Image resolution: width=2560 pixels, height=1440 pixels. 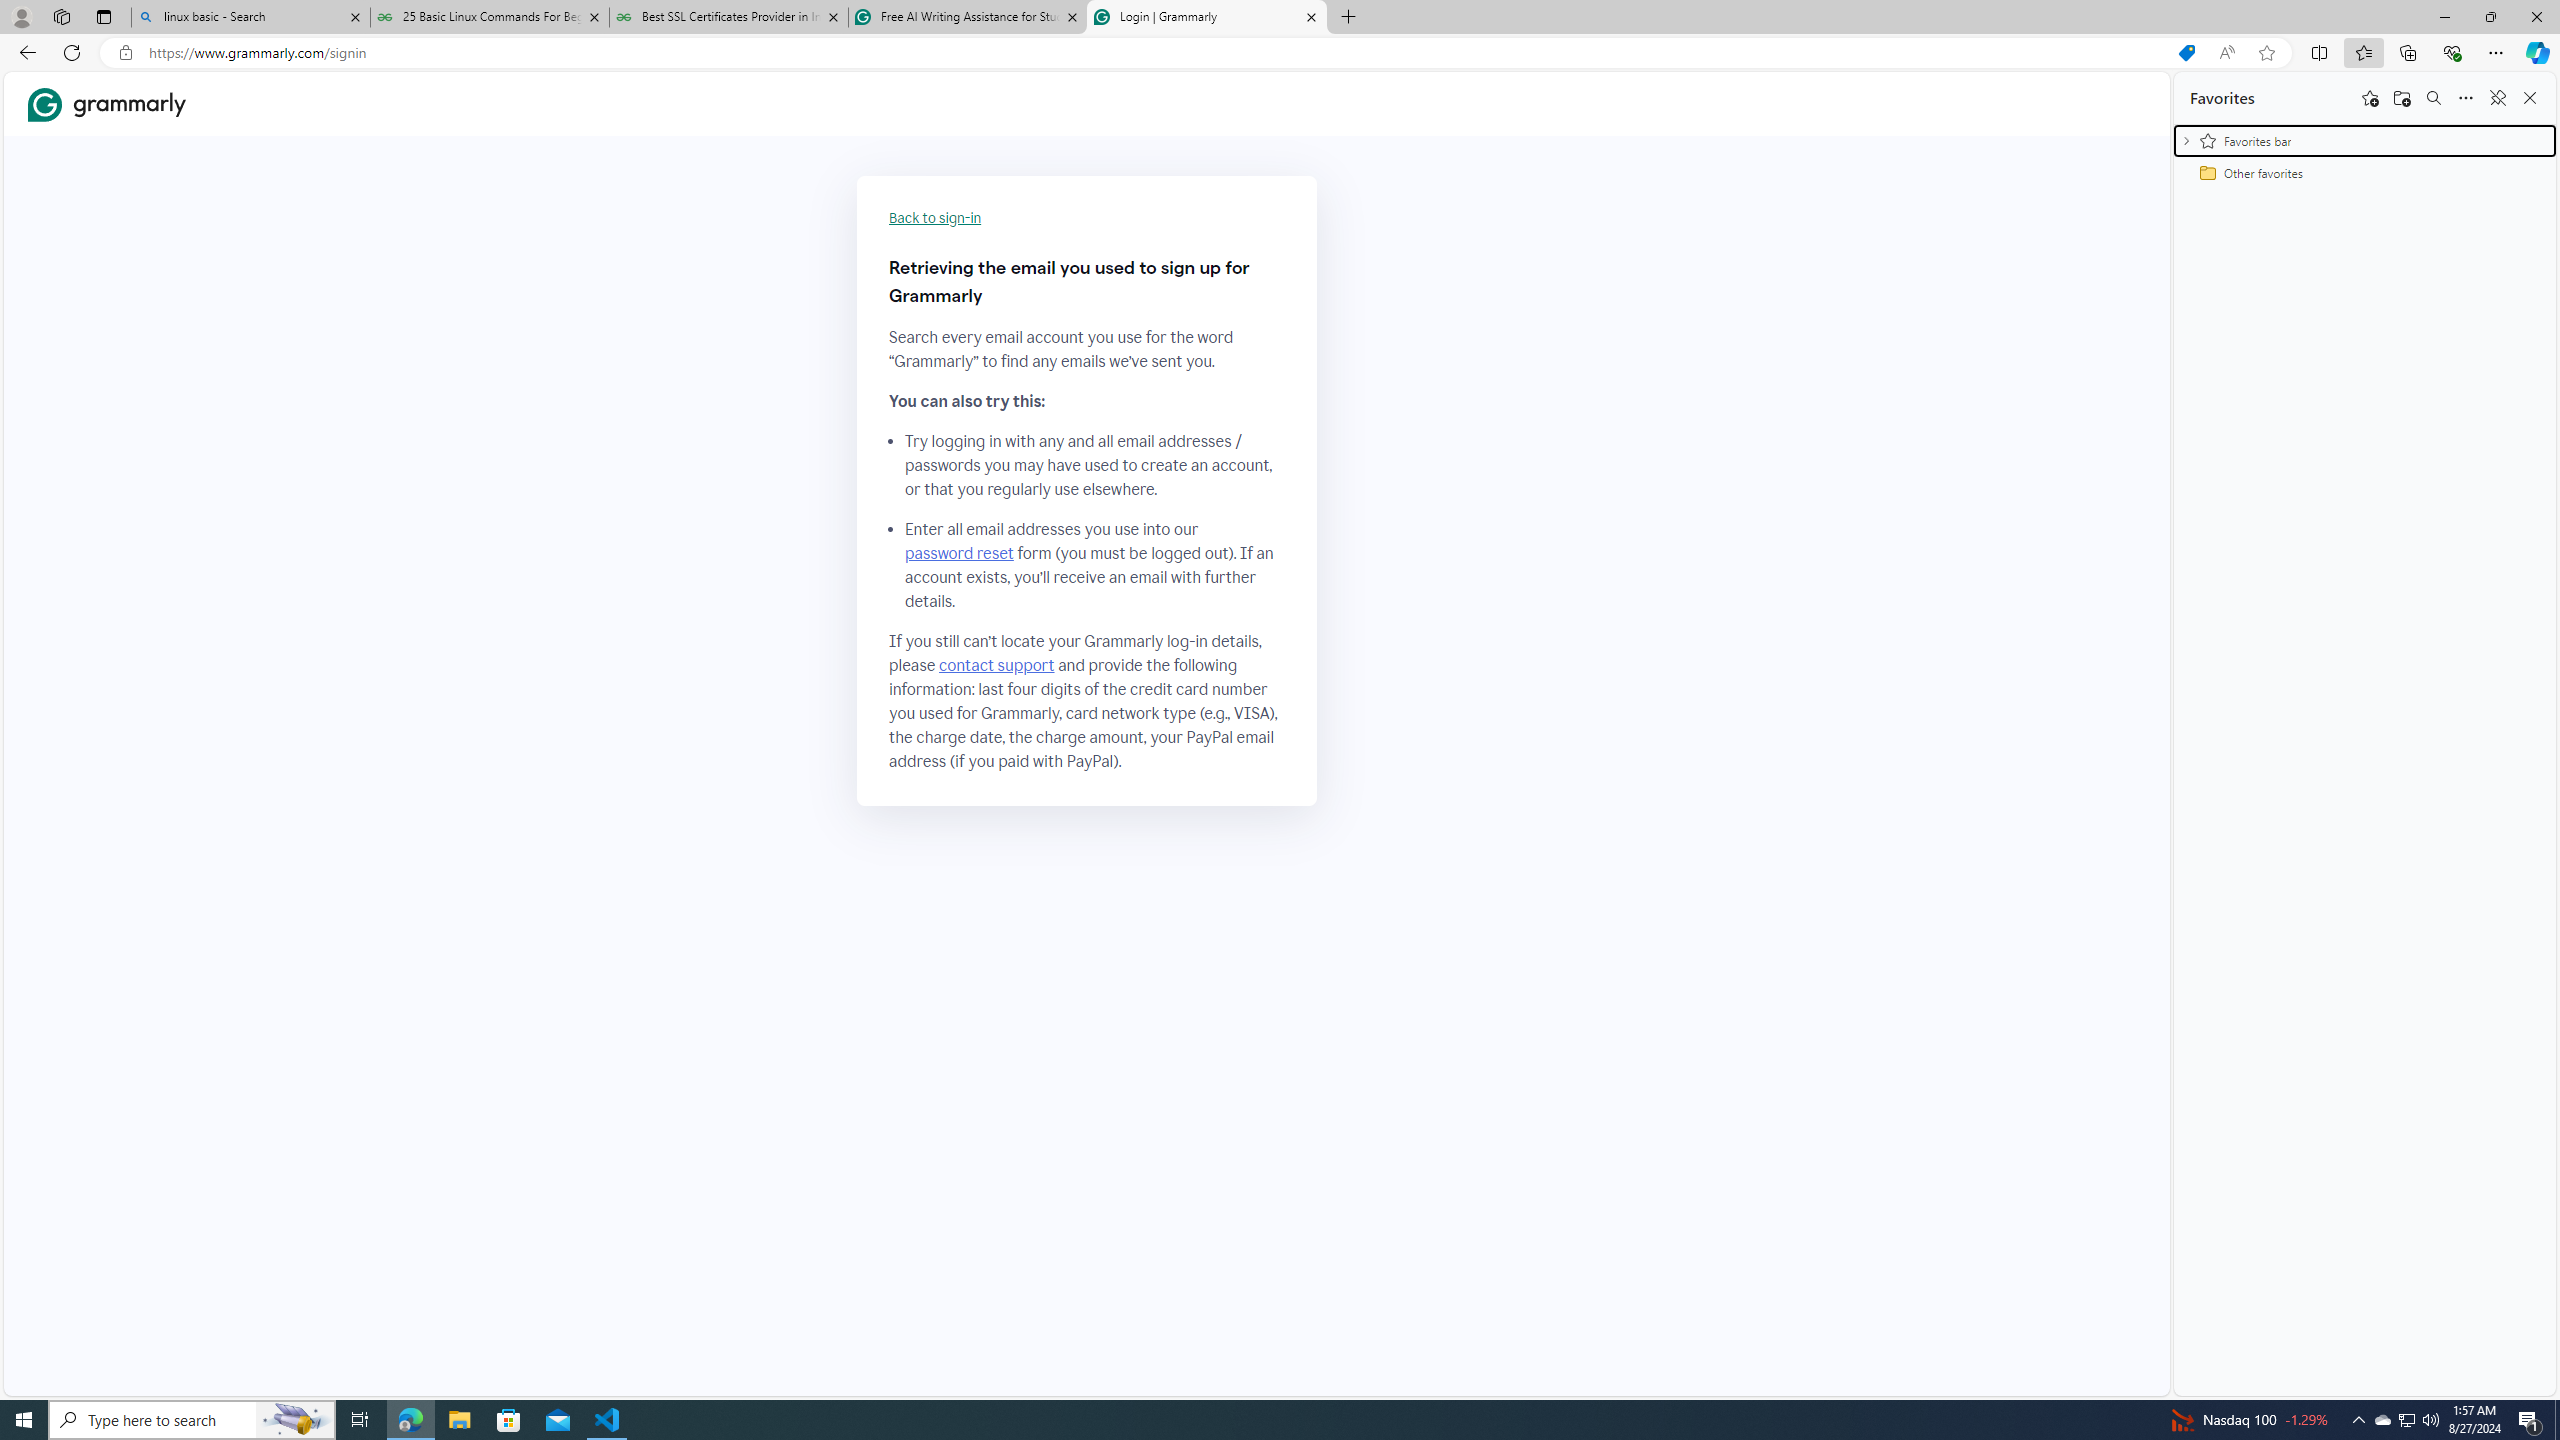 I want to click on 'Back to sign-in', so click(x=934, y=218).